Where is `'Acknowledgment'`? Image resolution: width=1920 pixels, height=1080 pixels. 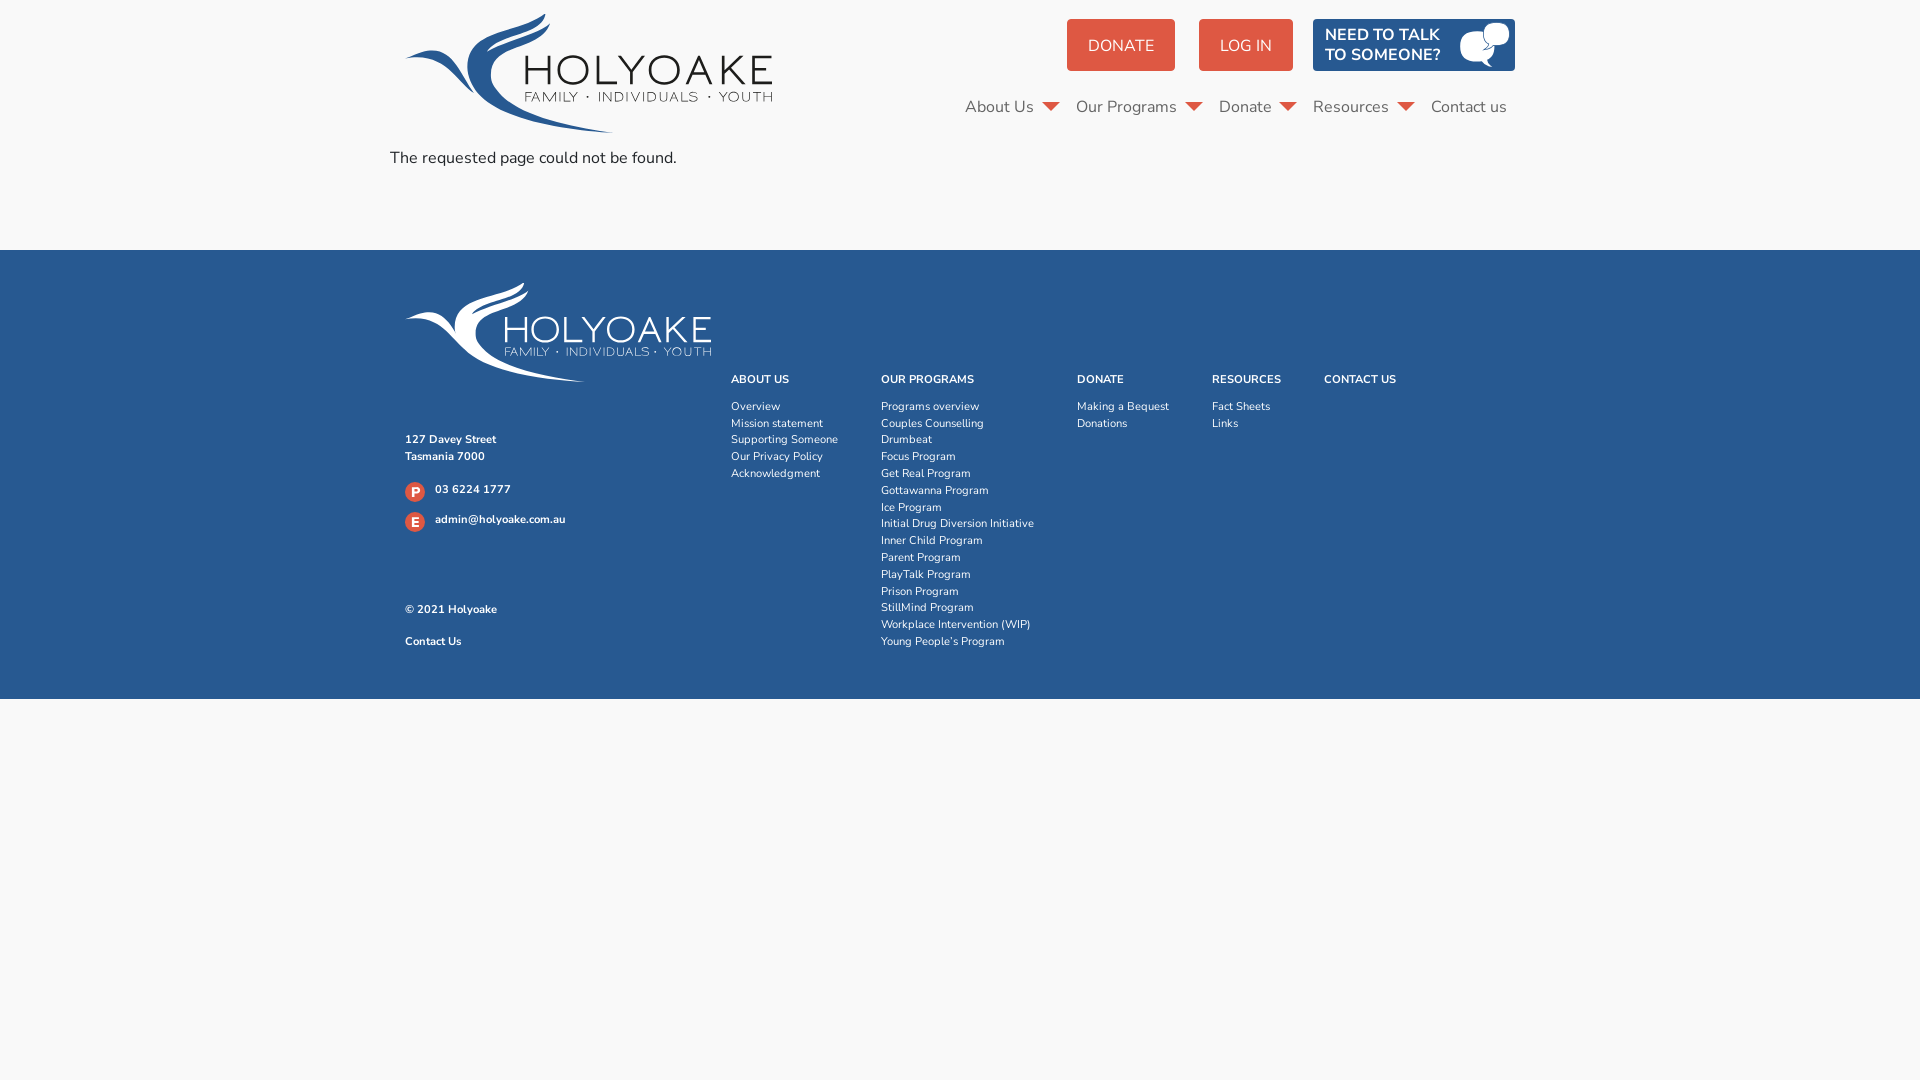 'Acknowledgment' is located at coordinates (783, 474).